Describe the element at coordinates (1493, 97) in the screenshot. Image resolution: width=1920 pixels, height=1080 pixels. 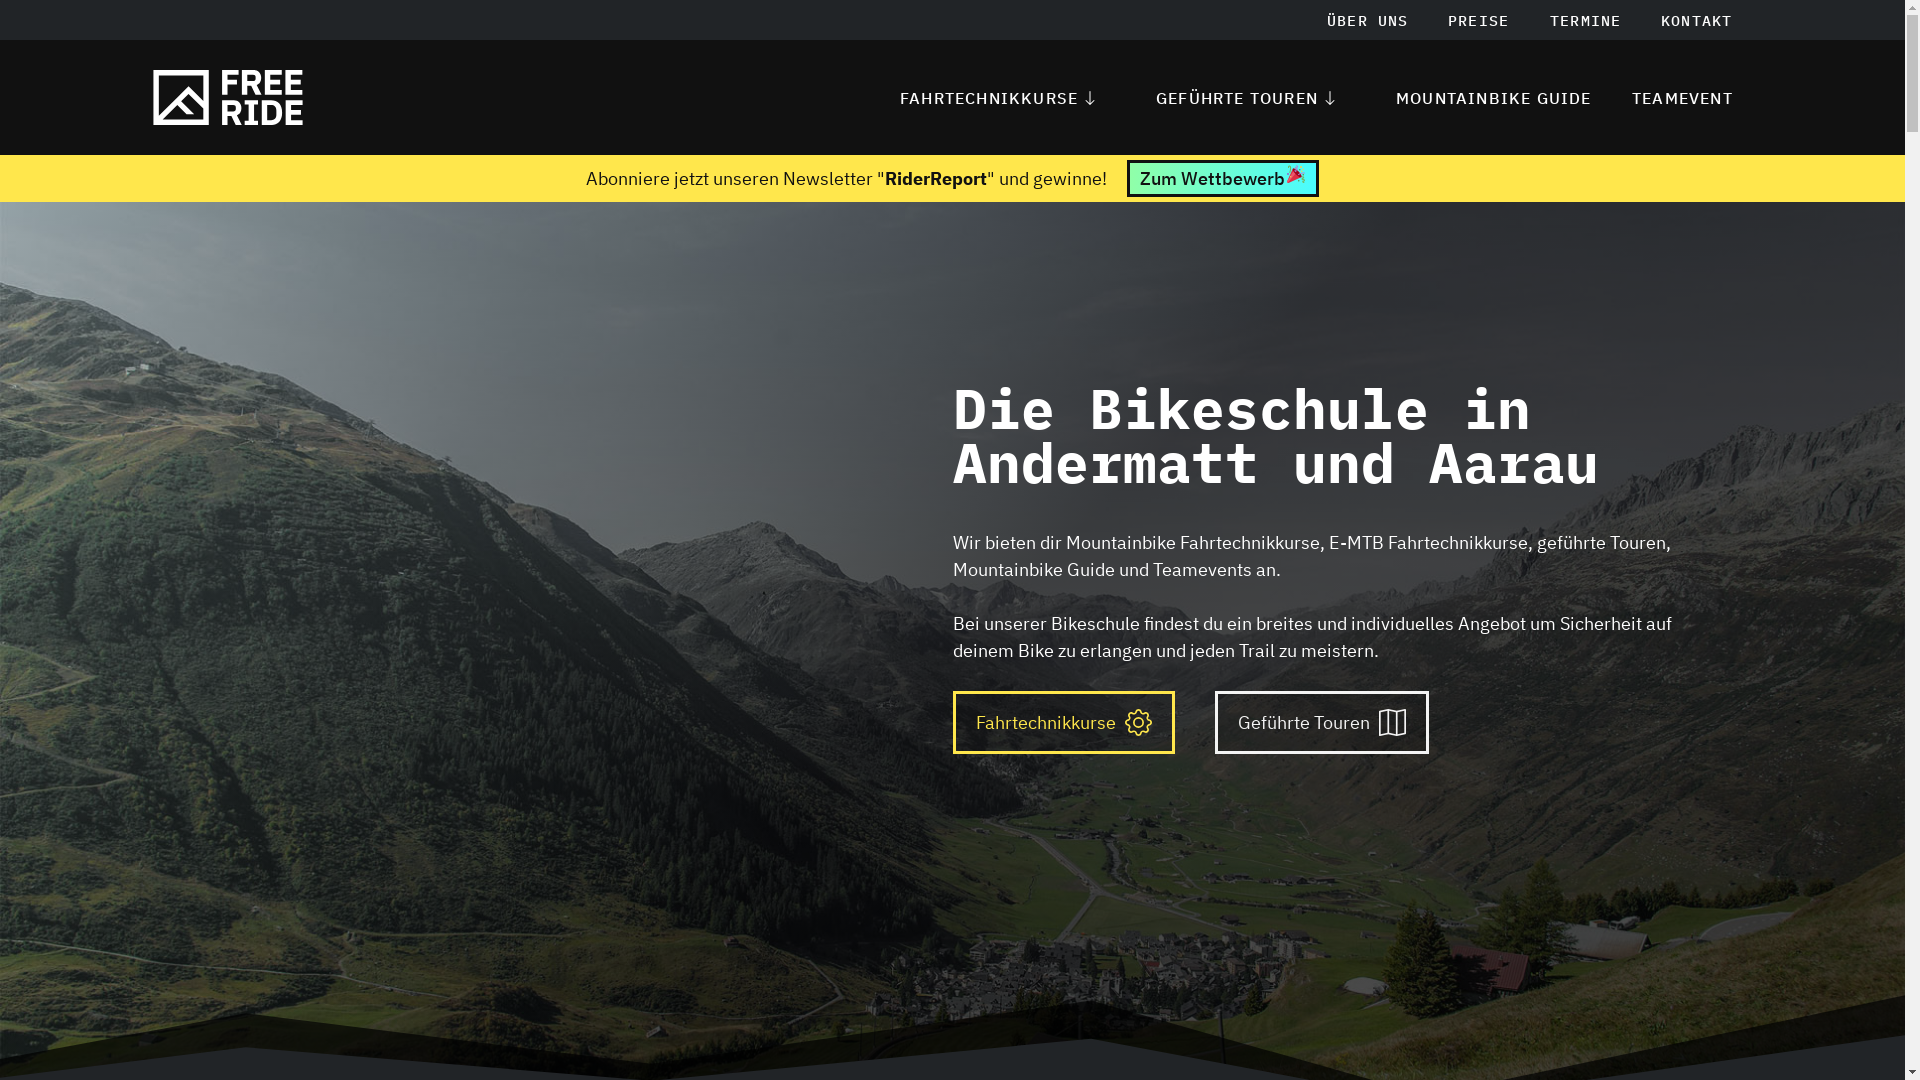
I see `'MOUNTAINBIKE GUIDE'` at that location.